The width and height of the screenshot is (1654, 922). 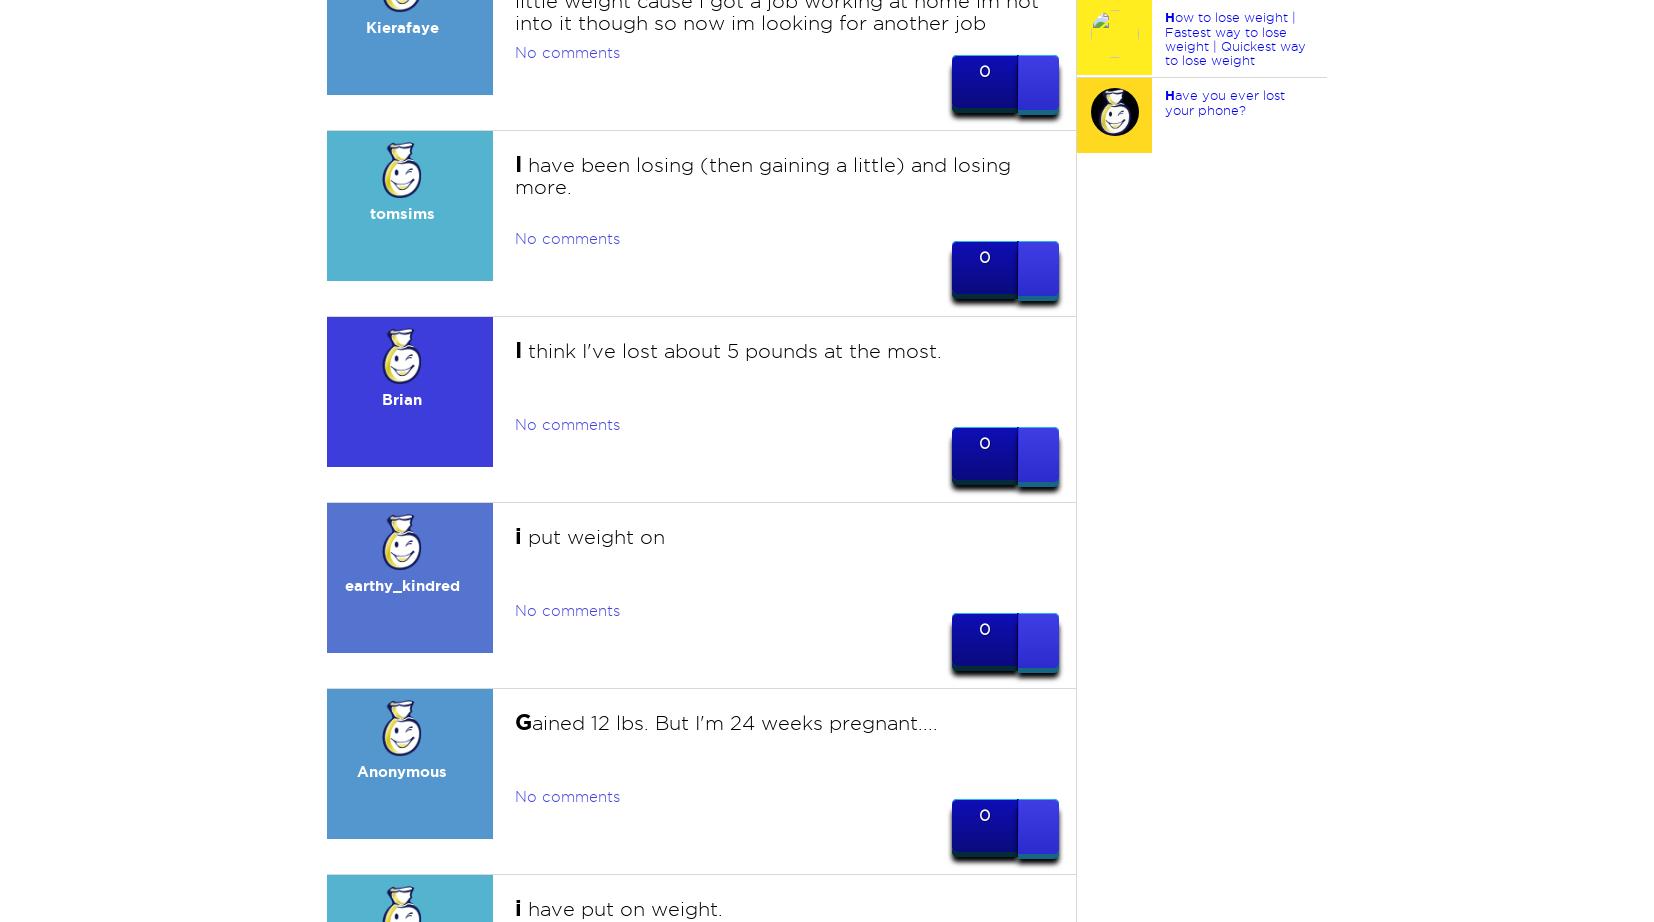 I want to click on 'have put on weight.', so click(x=521, y=907).